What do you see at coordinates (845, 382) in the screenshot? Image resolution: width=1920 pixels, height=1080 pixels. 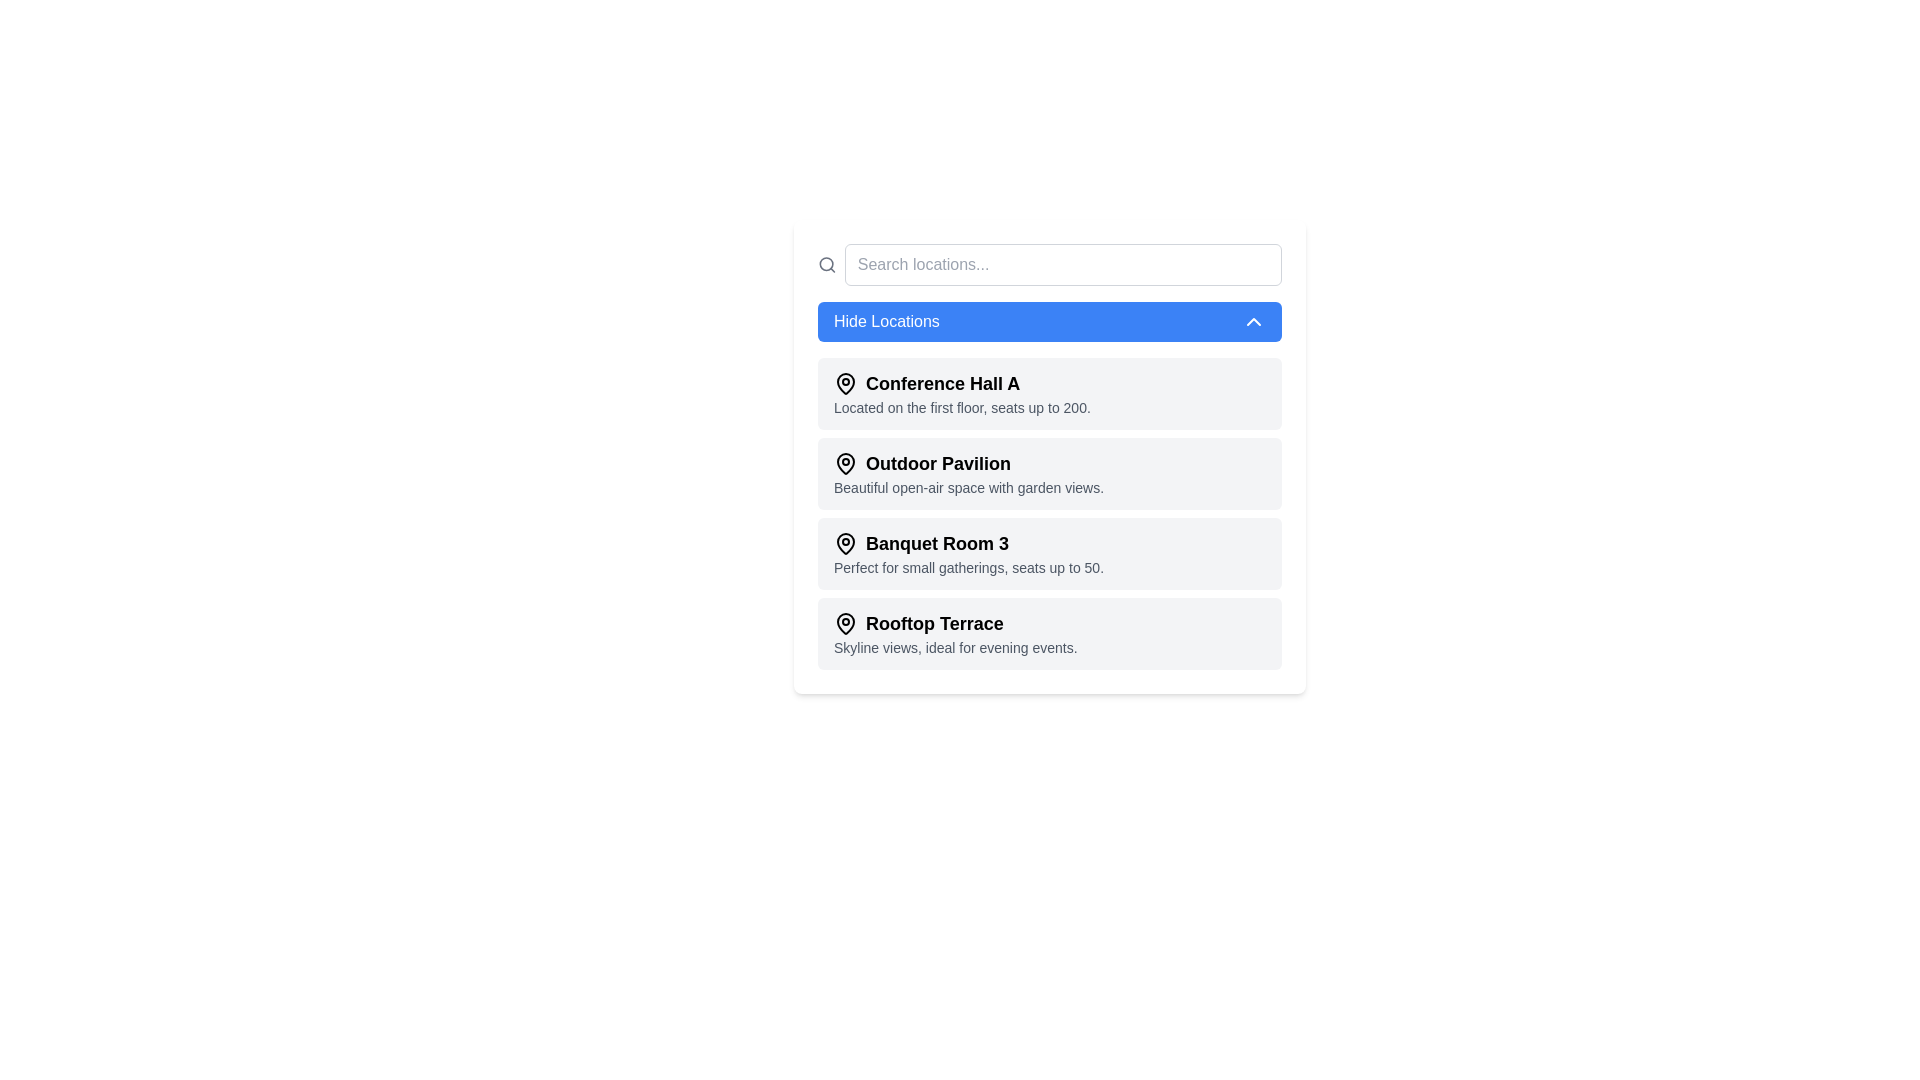 I see `the first icon representing a location in the 'Conference Hall A' section of the venue list` at bounding box center [845, 382].